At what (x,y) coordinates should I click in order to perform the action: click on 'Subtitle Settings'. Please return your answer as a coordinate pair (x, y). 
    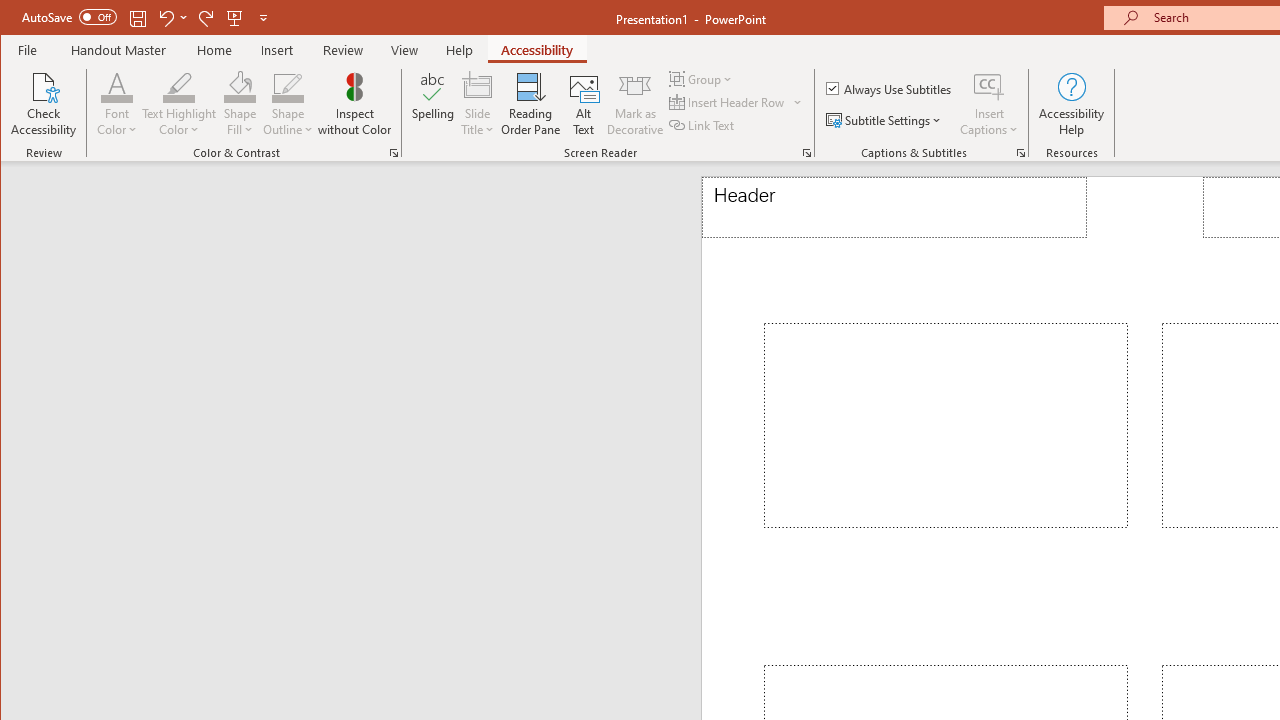
    Looking at the image, I should click on (884, 120).